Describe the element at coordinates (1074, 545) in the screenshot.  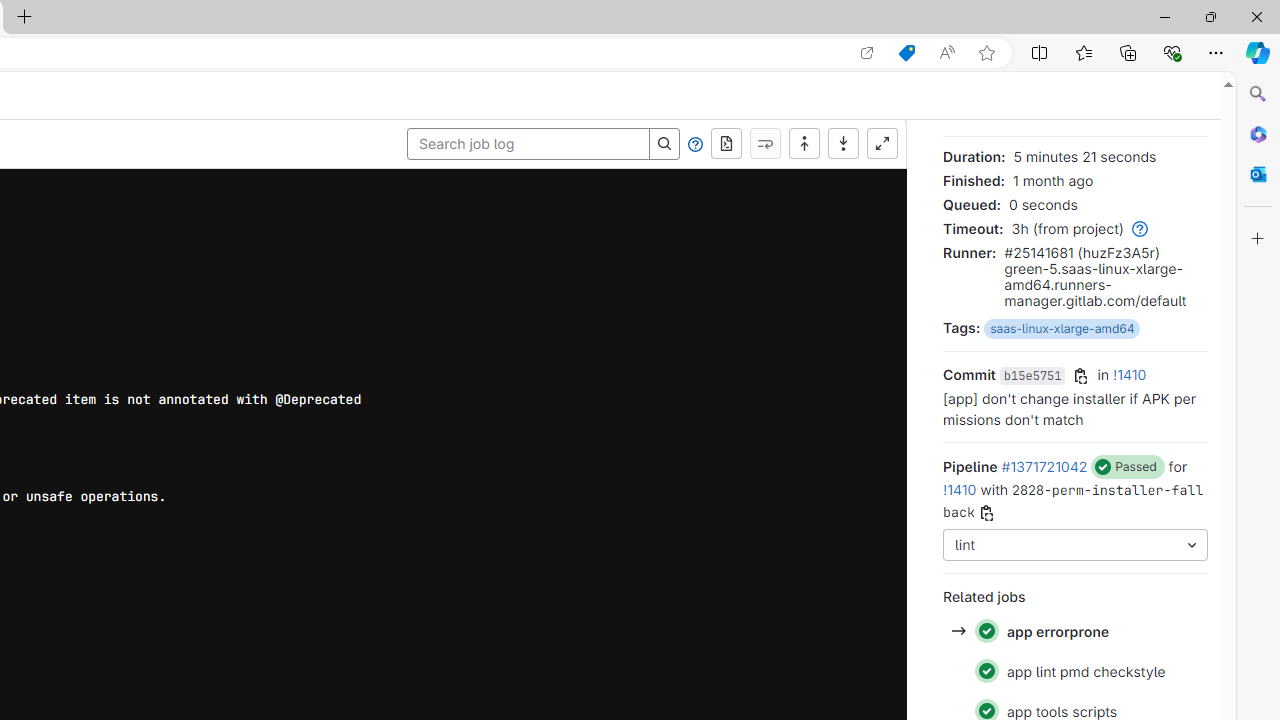
I see `'lint'` at that location.